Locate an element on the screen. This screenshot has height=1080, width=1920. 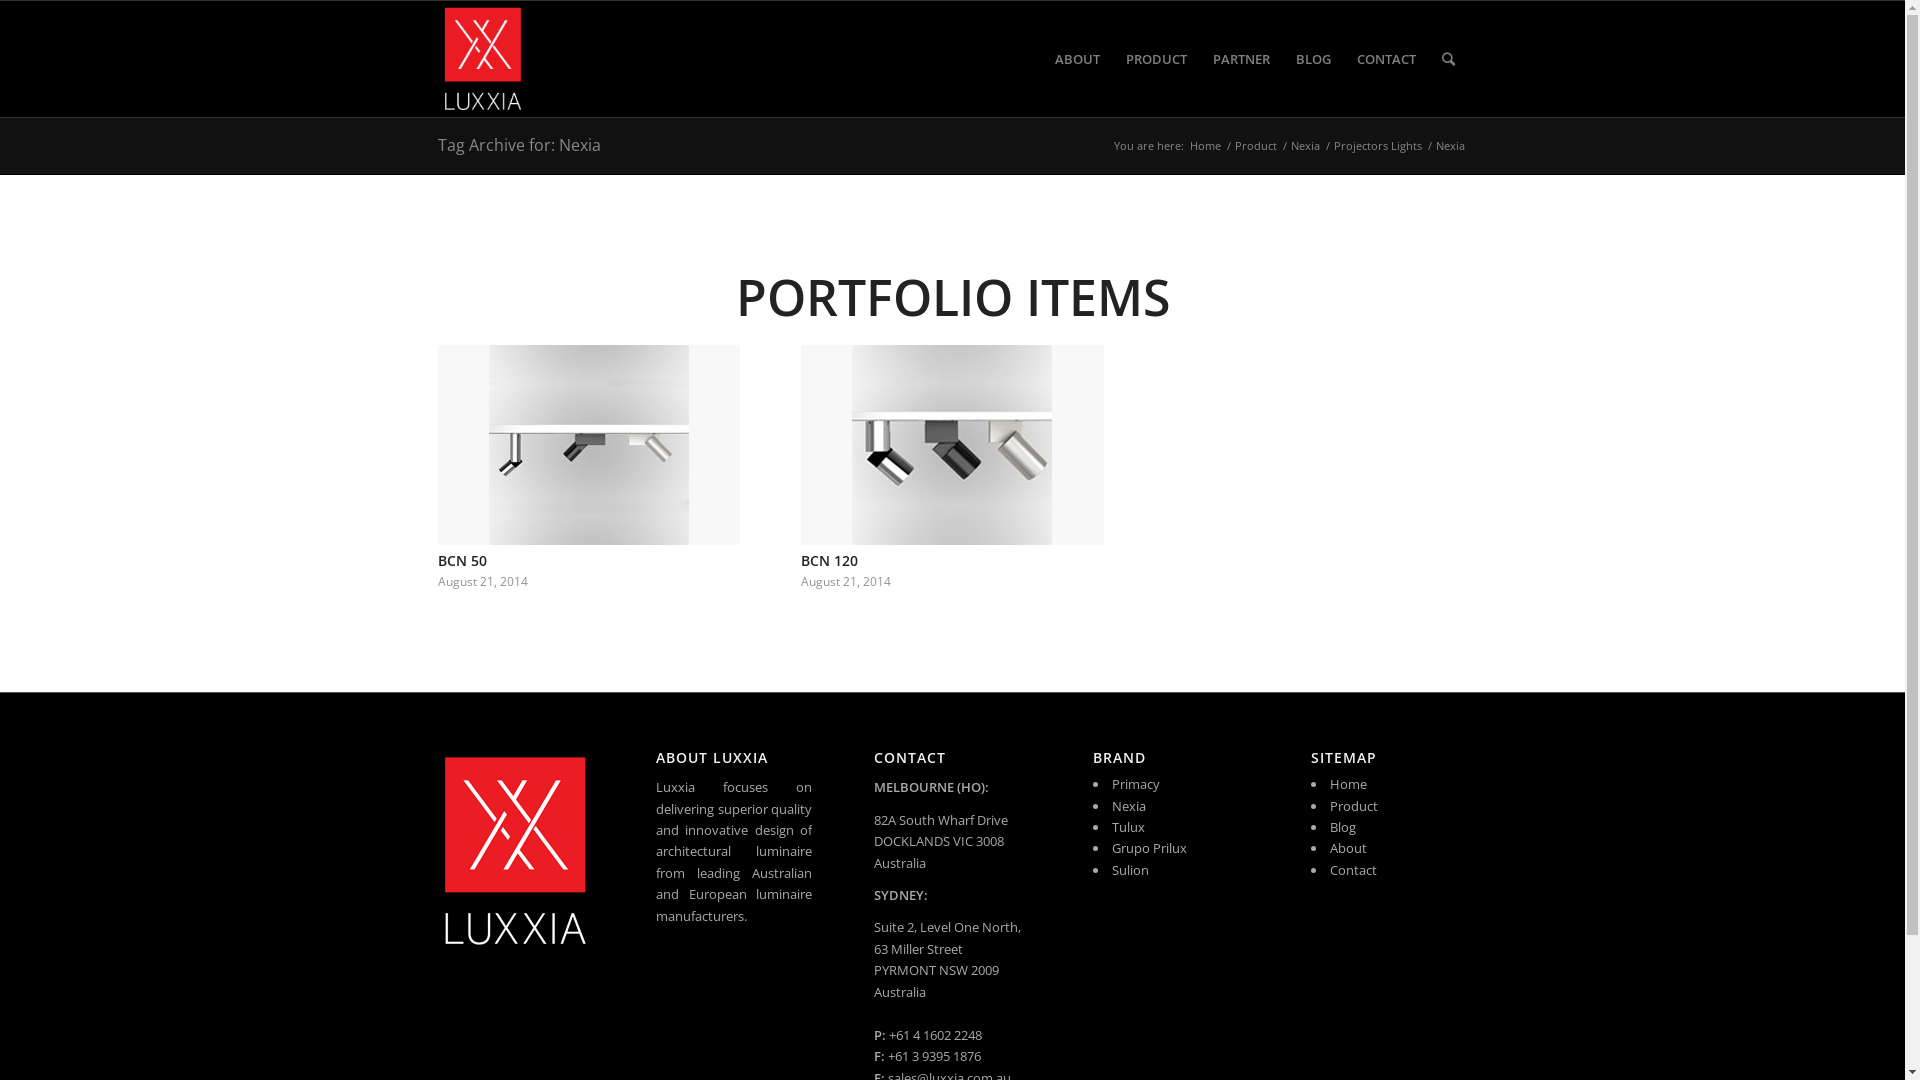
'Sulion' is located at coordinates (1130, 869).